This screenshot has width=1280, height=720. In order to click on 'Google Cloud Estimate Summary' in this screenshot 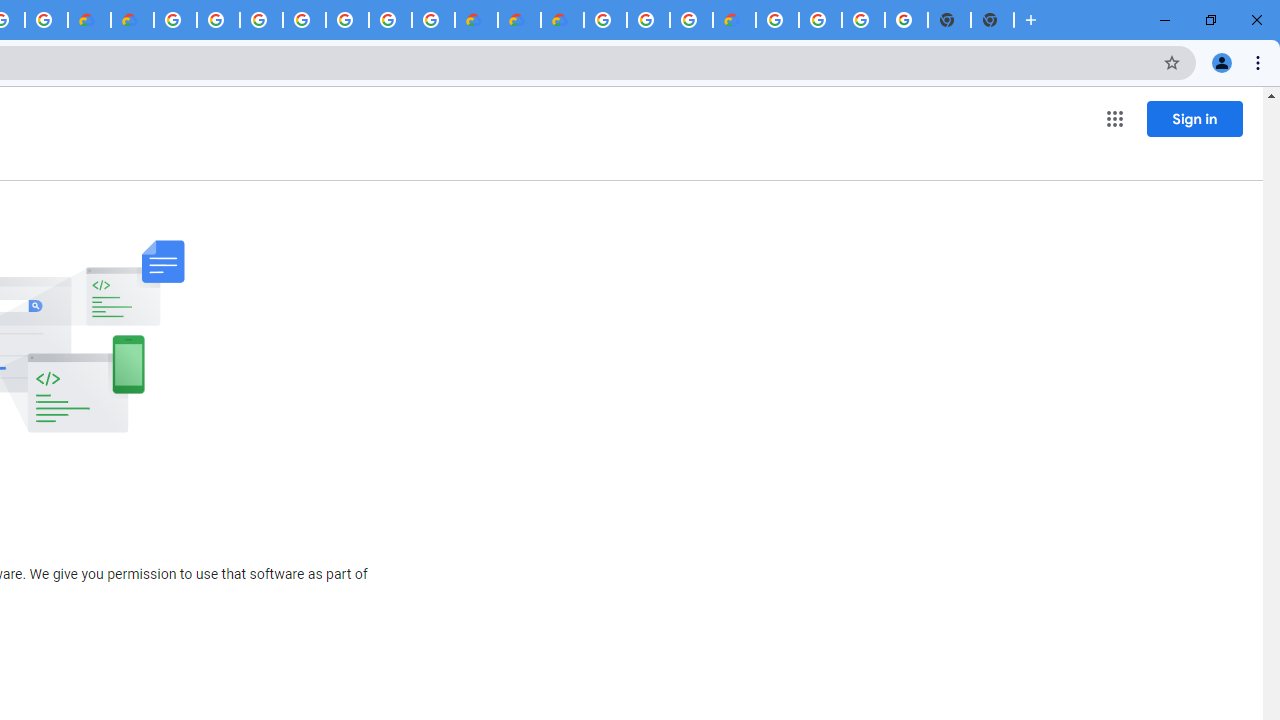, I will do `click(561, 20)`.